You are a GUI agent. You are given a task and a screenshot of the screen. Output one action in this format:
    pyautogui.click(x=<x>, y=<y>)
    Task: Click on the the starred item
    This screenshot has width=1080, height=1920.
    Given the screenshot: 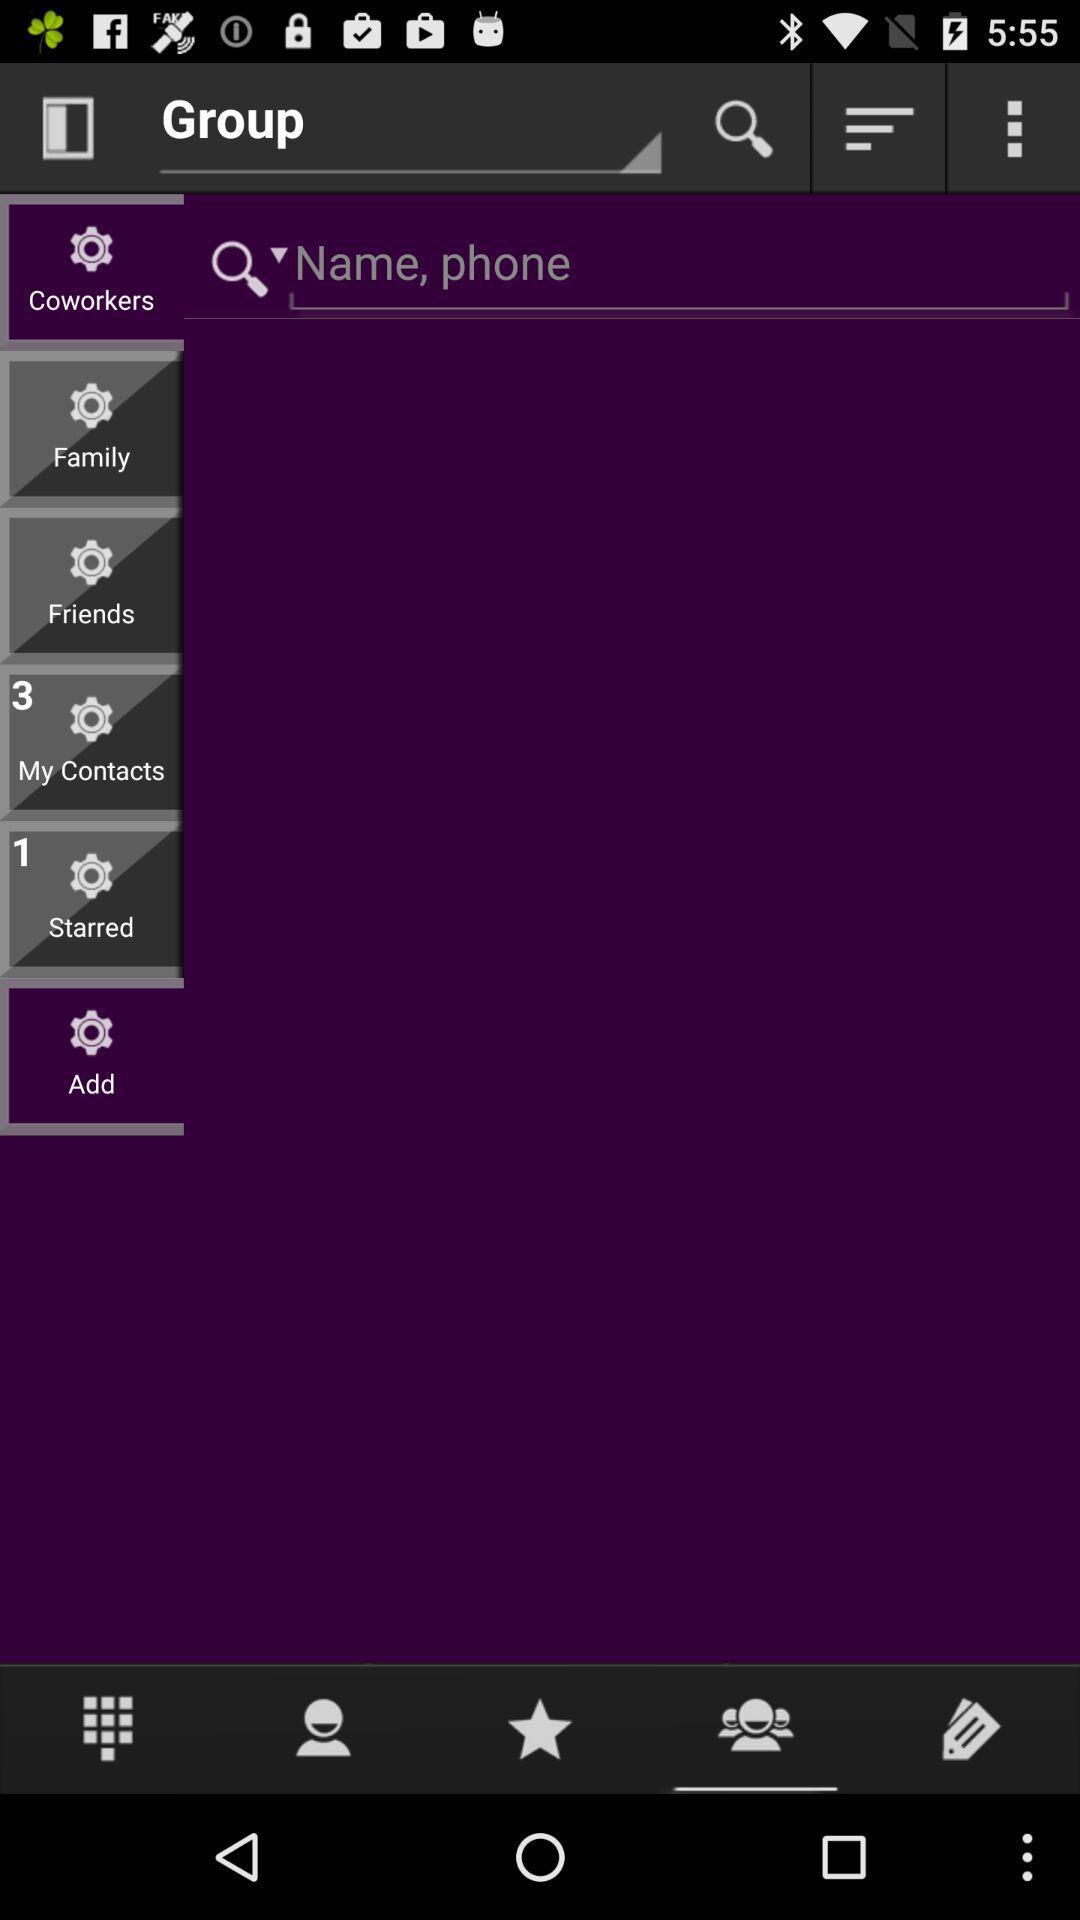 What is the action you would take?
    pyautogui.click(x=91, y=941)
    